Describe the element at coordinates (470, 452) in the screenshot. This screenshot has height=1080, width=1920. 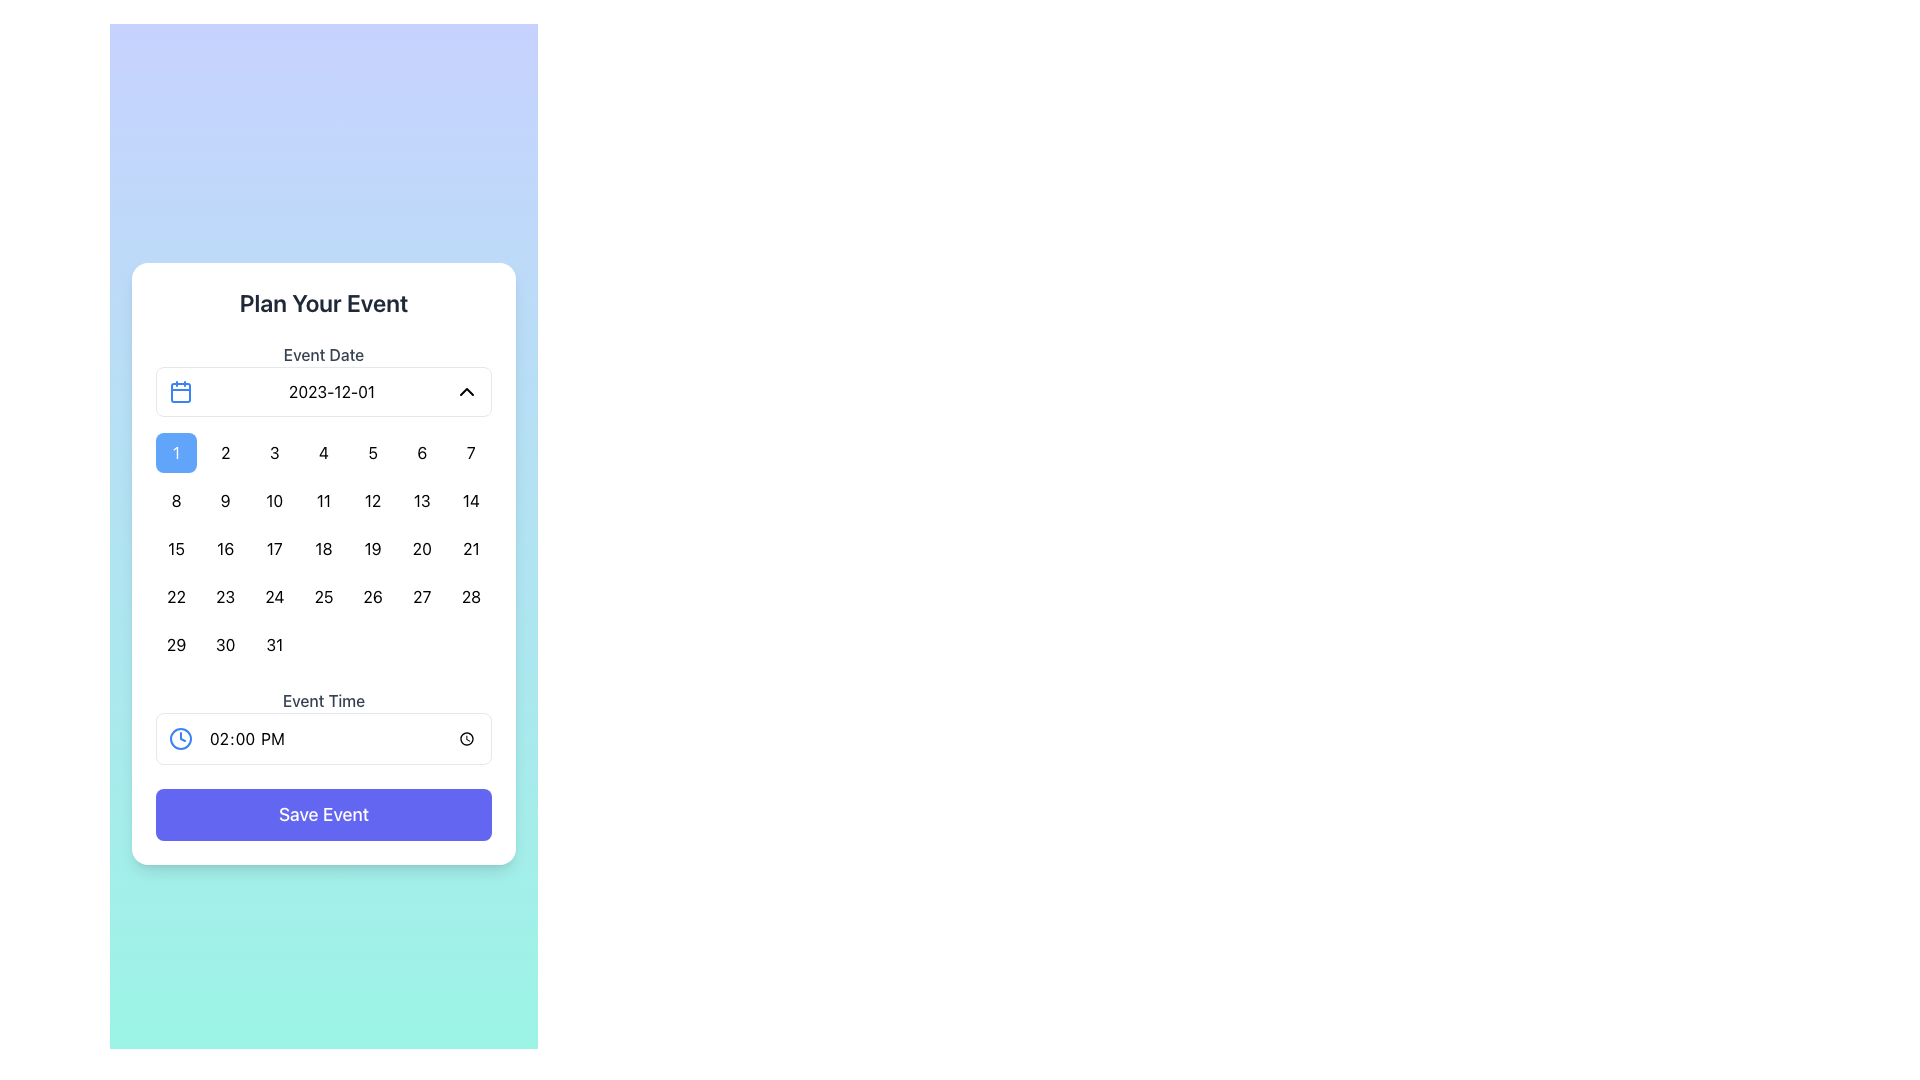
I see `the A button styled as a calendar day located in the first row and seventh column of the calendar grid` at that location.